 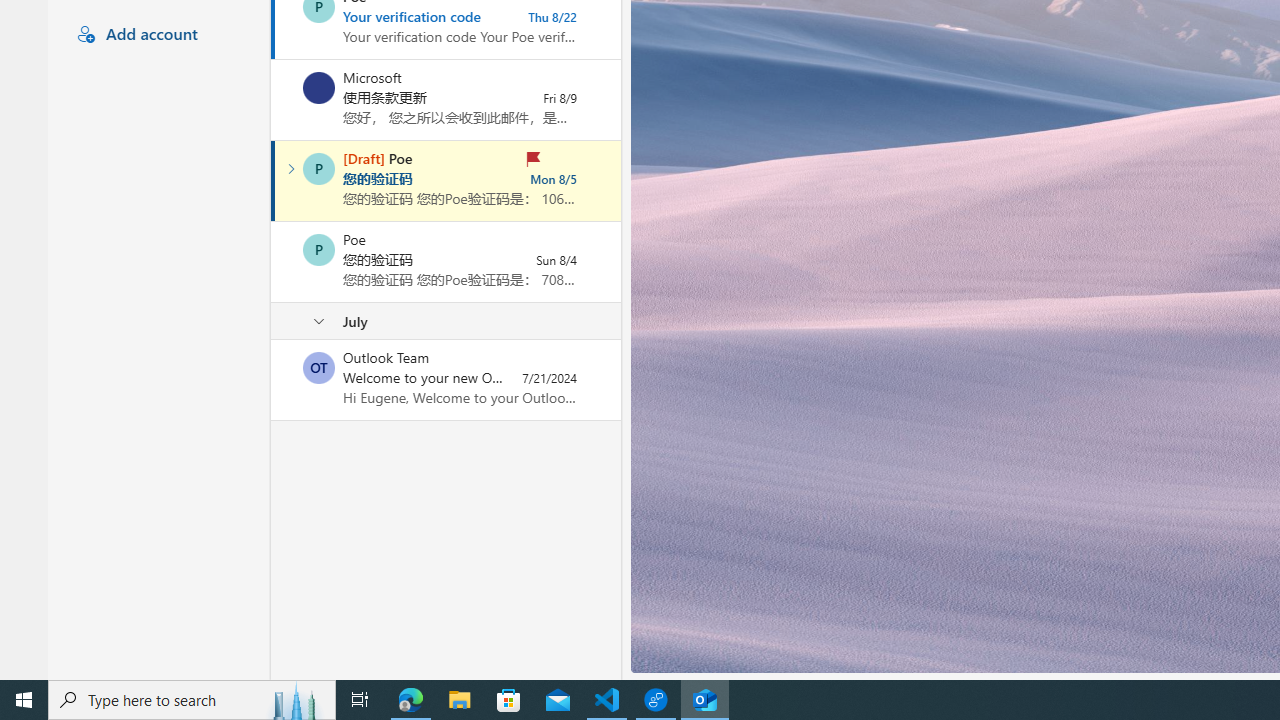 What do you see at coordinates (318, 248) in the screenshot?
I see `'Poe'` at bounding box center [318, 248].